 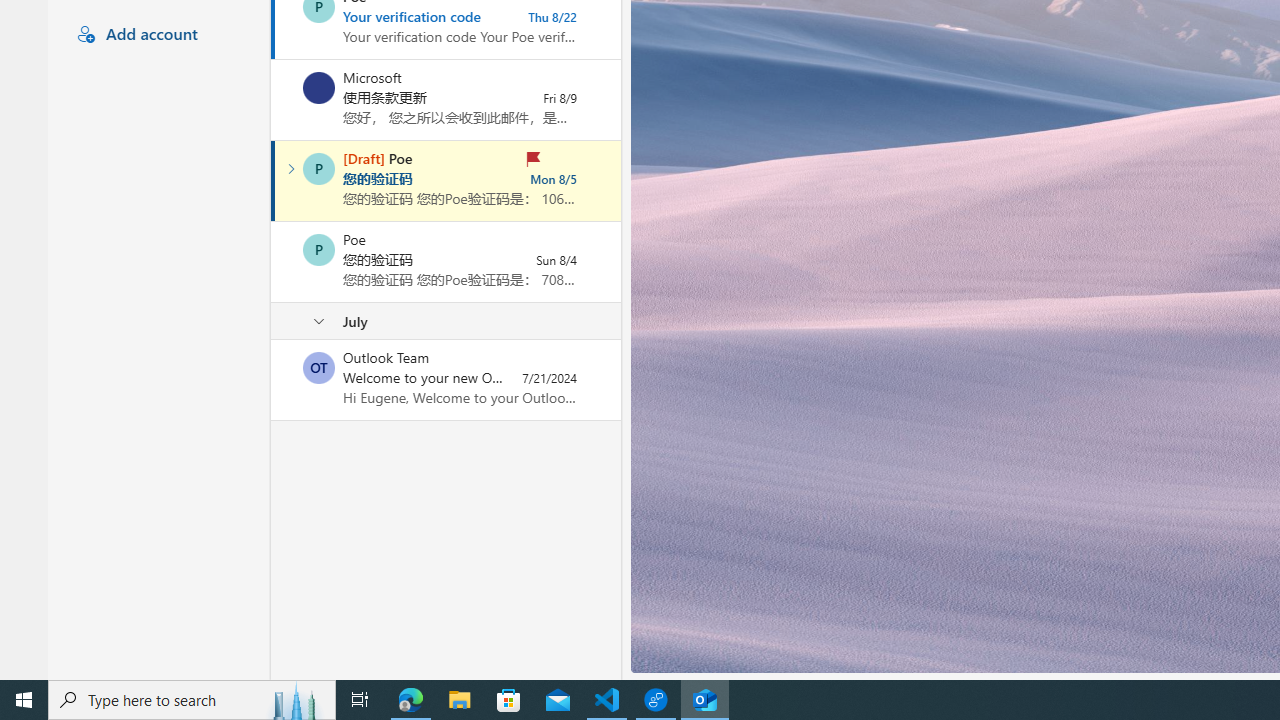 What do you see at coordinates (318, 248) in the screenshot?
I see `'Poe'` at bounding box center [318, 248].